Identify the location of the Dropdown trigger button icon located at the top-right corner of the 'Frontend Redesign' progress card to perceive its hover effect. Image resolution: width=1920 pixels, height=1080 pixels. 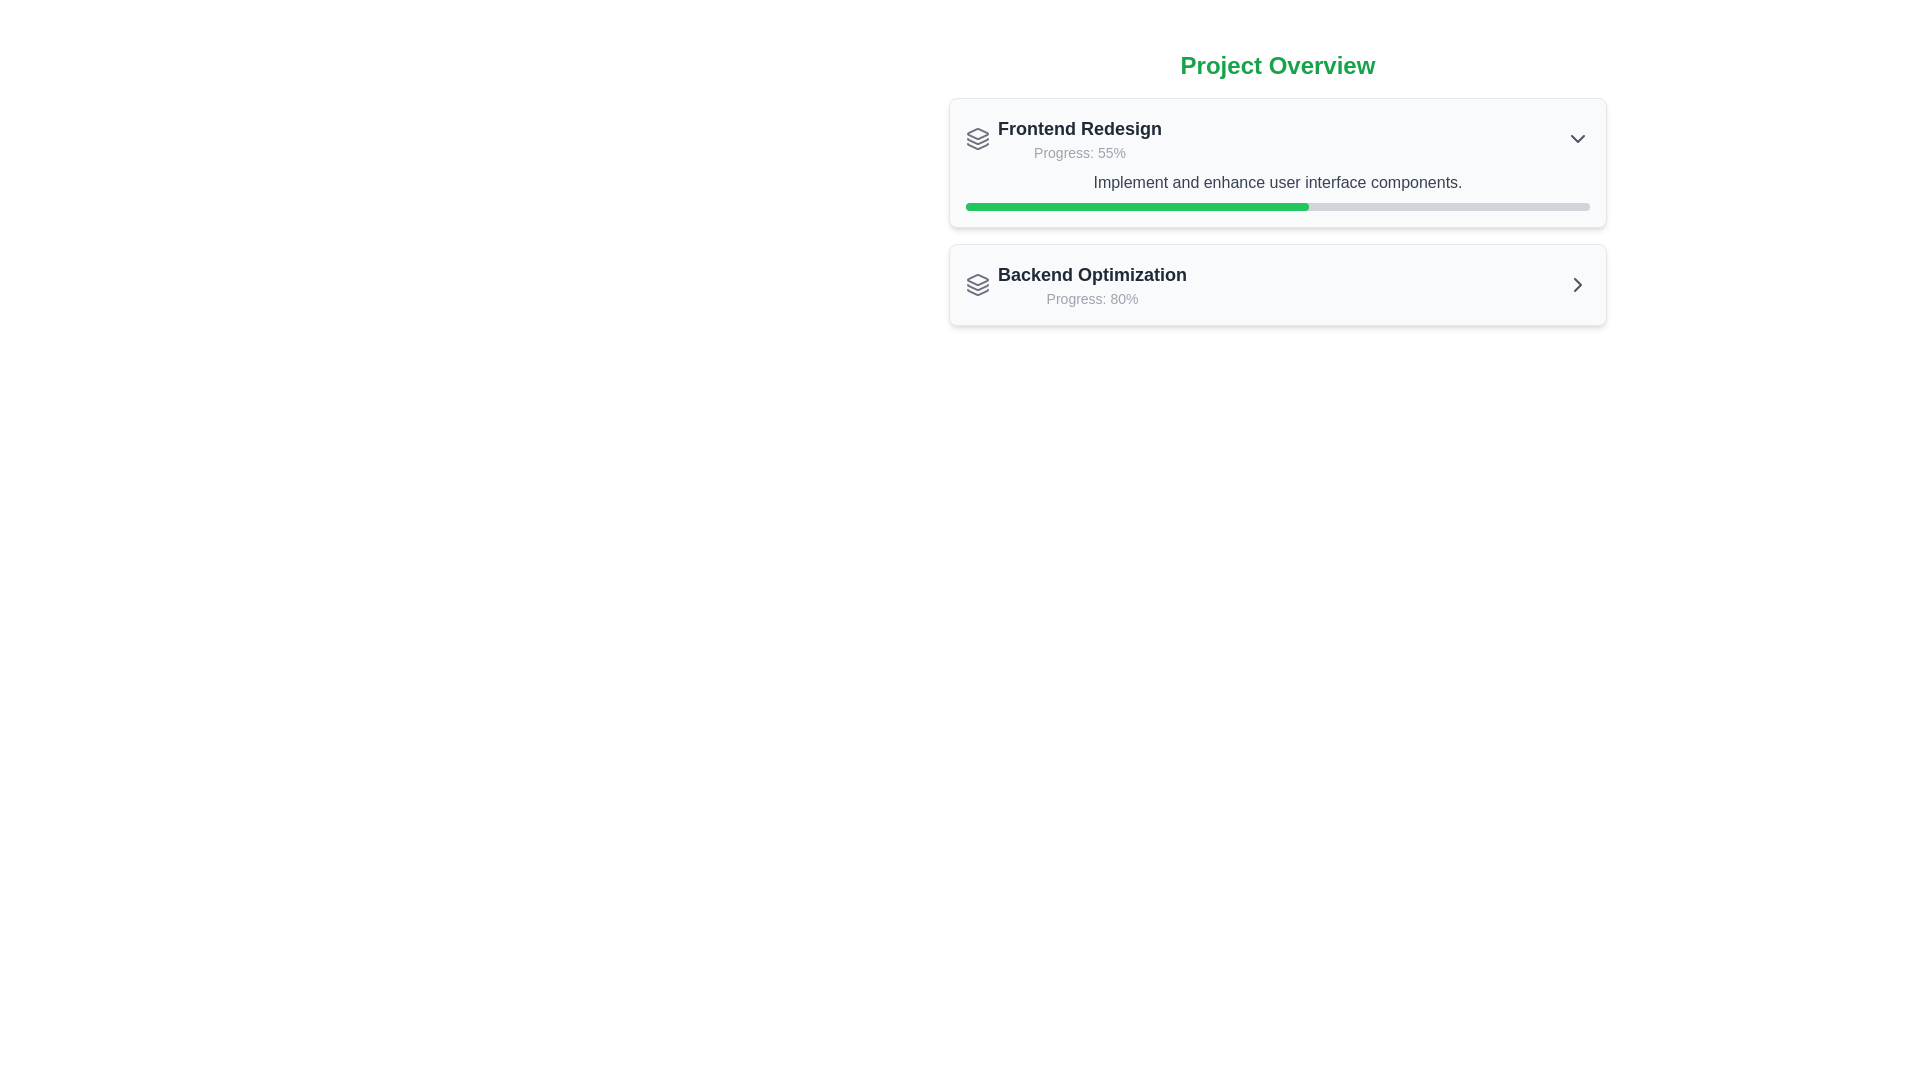
(1577, 137).